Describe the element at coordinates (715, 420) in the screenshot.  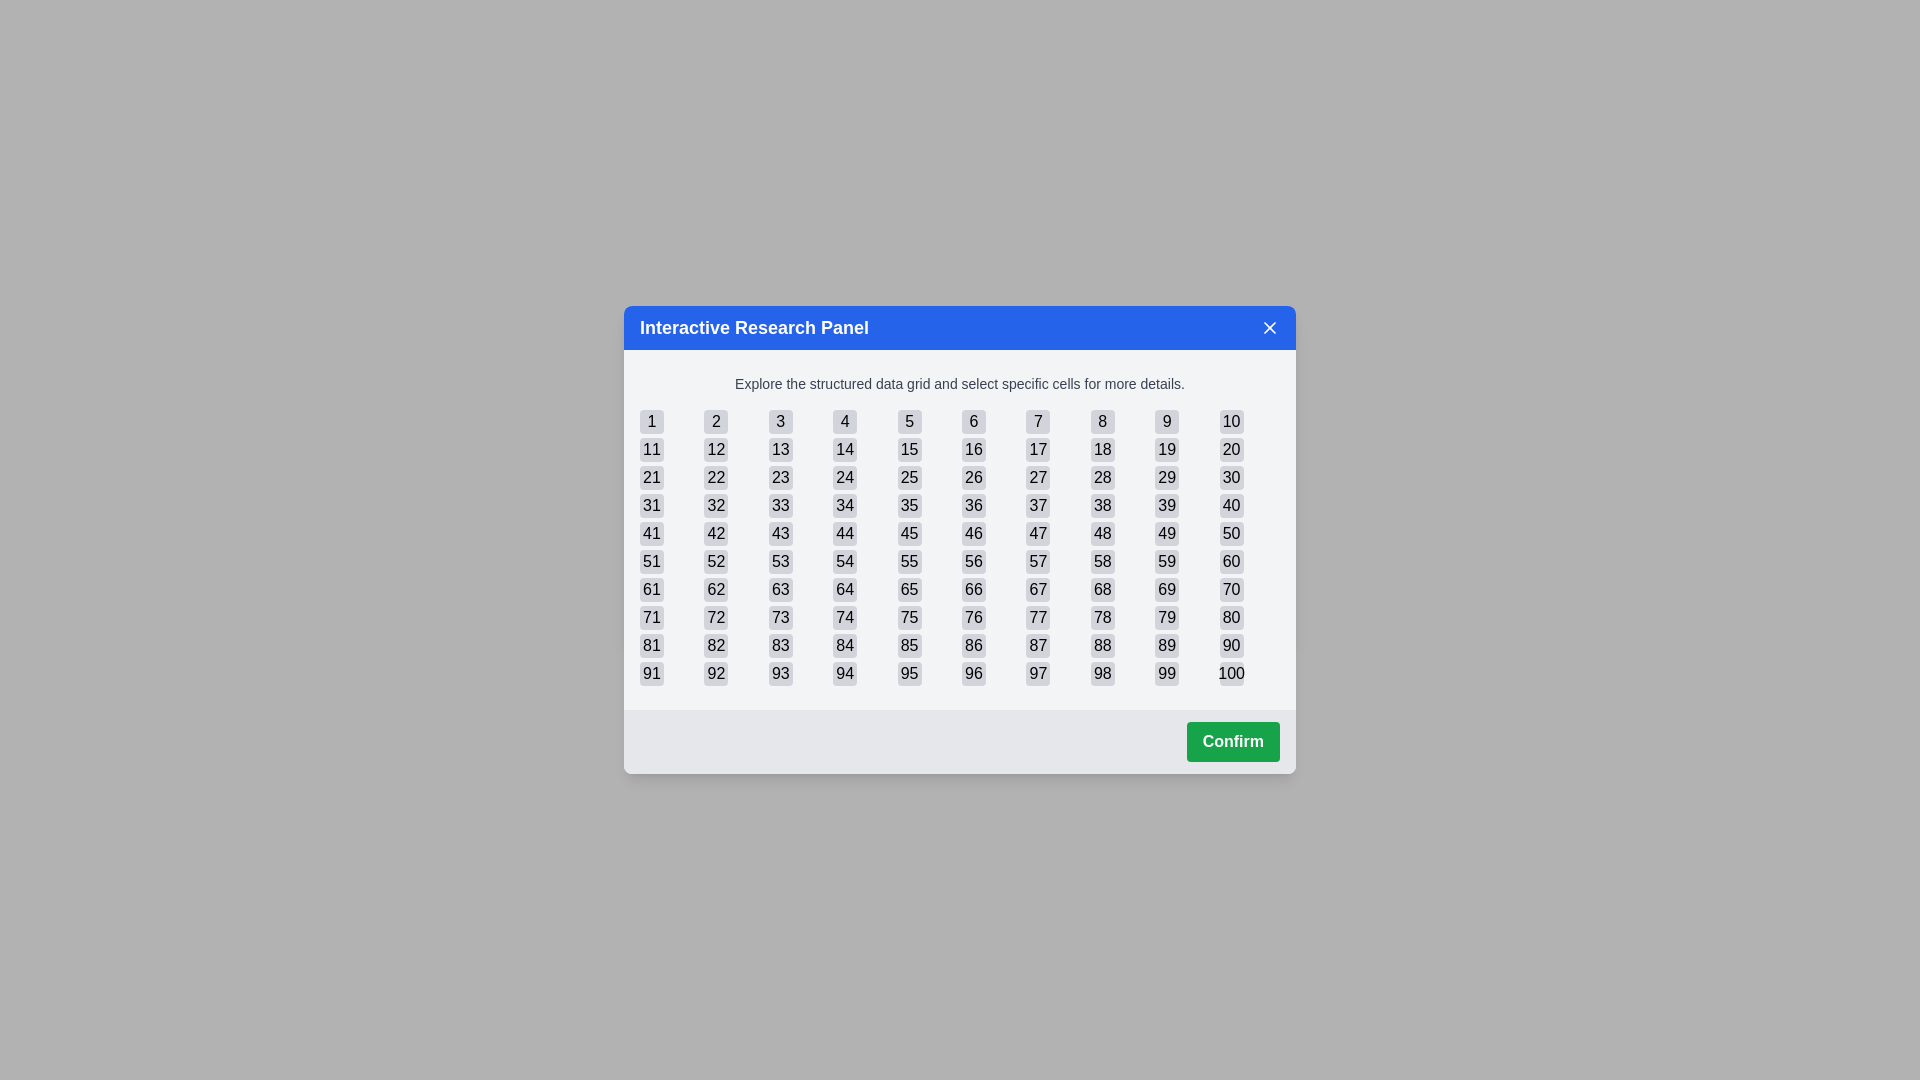
I see `the cell with the number 2 in the grid` at that location.